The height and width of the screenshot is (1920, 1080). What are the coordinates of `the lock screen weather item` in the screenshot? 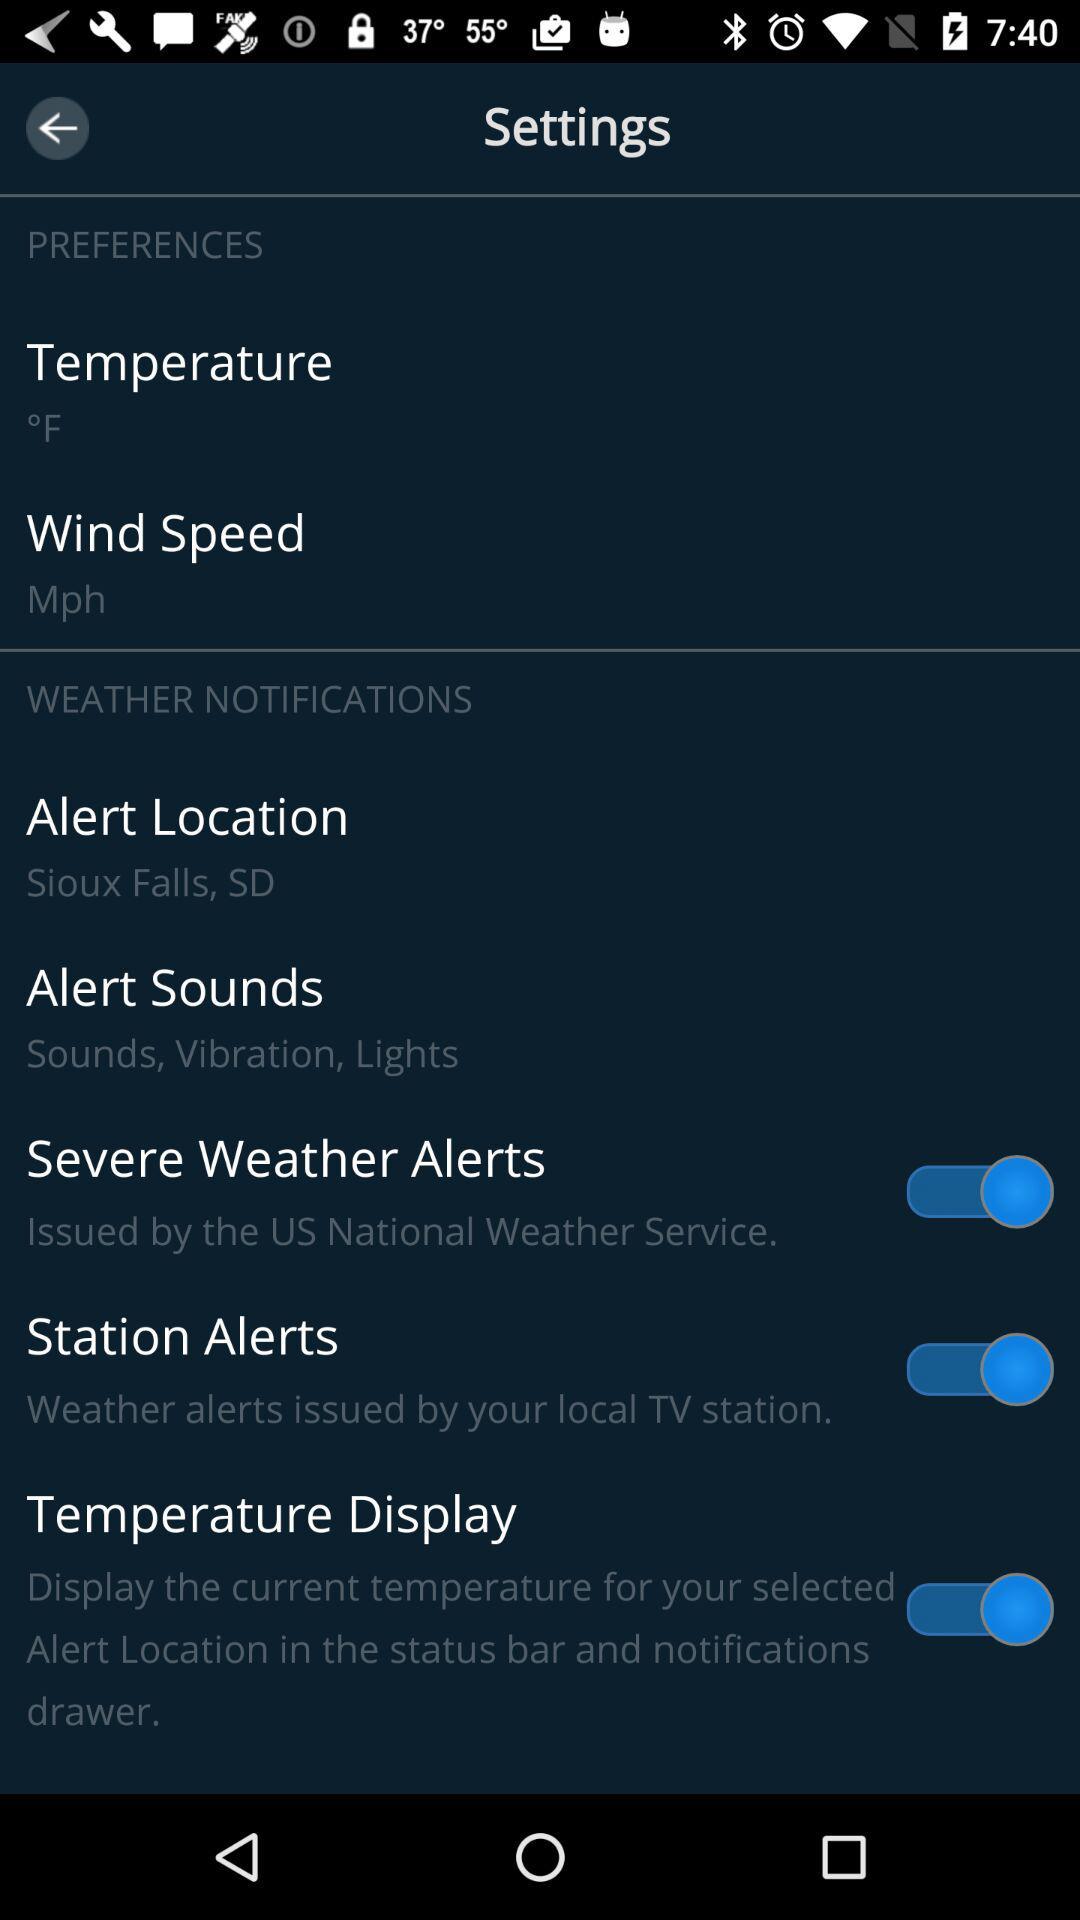 It's located at (540, 1764).